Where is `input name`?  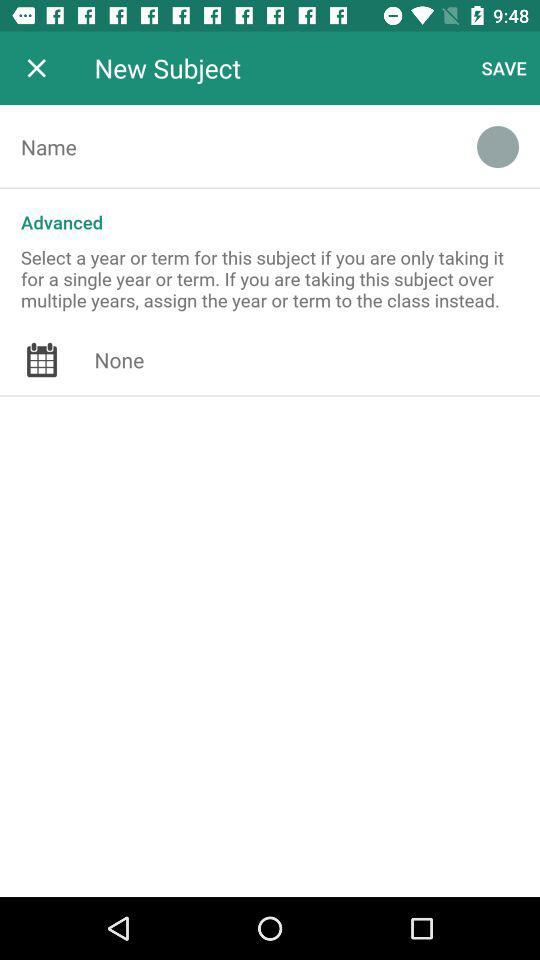
input name is located at coordinates (226, 145).